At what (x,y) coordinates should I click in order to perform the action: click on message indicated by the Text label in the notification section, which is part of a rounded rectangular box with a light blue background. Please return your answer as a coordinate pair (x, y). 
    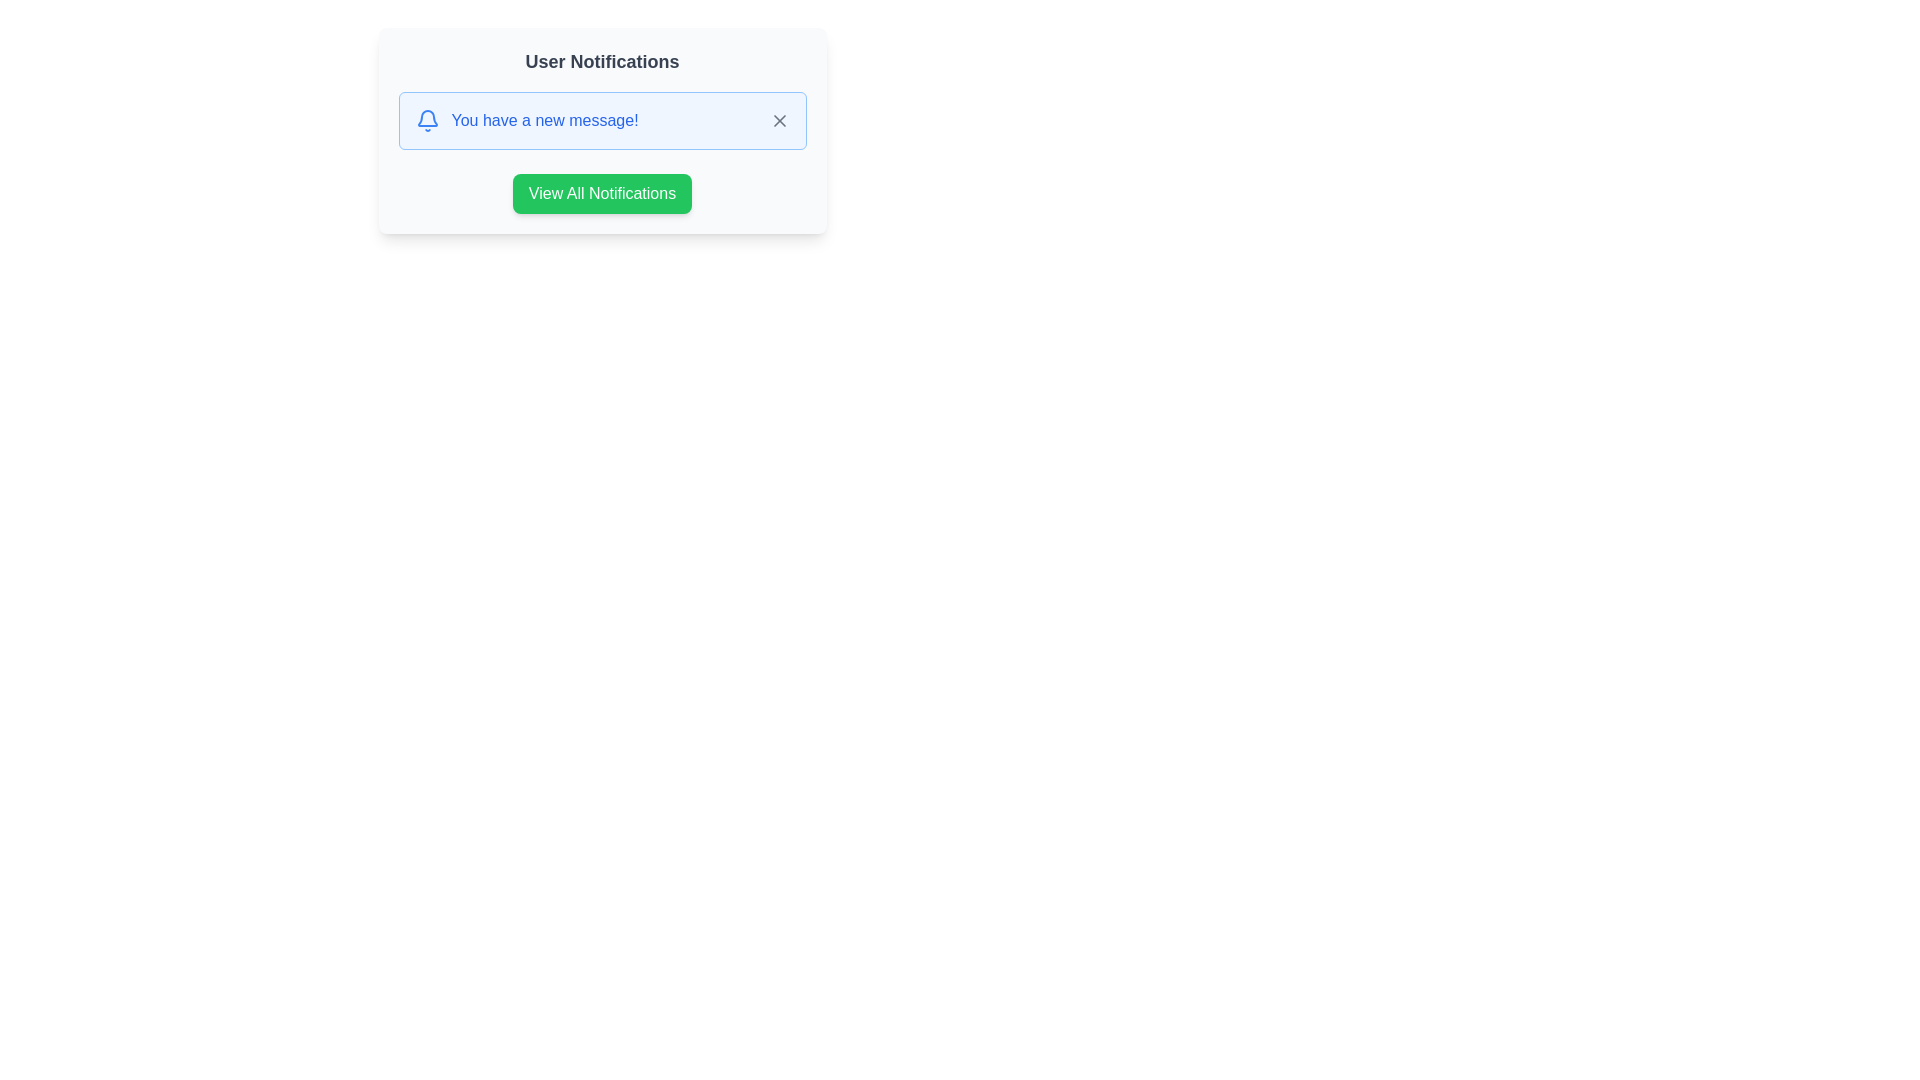
    Looking at the image, I should click on (527, 120).